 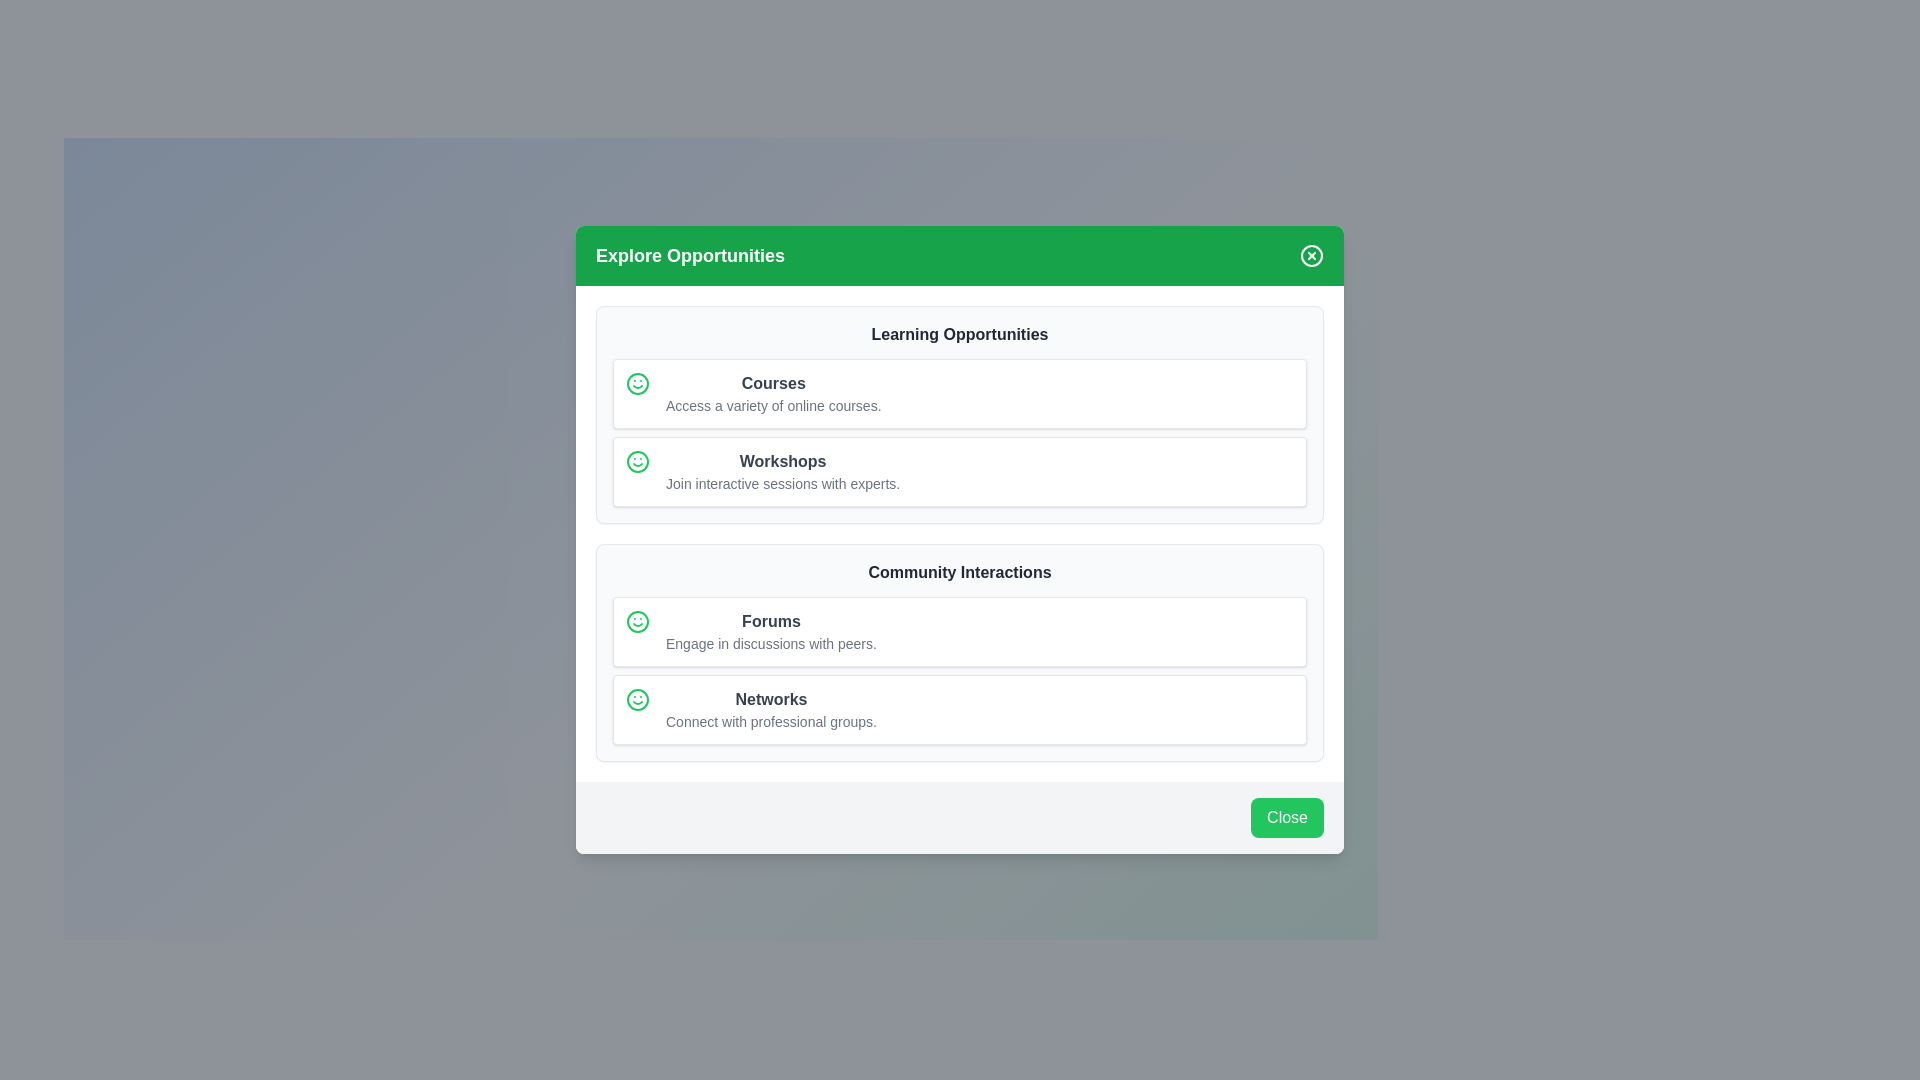 I want to click on the circular graphical component that serves as the base of the close icon located at the top-right corner of the green header strip adjacent to the 'Explore Opportunities' dialog, so click(x=1311, y=254).